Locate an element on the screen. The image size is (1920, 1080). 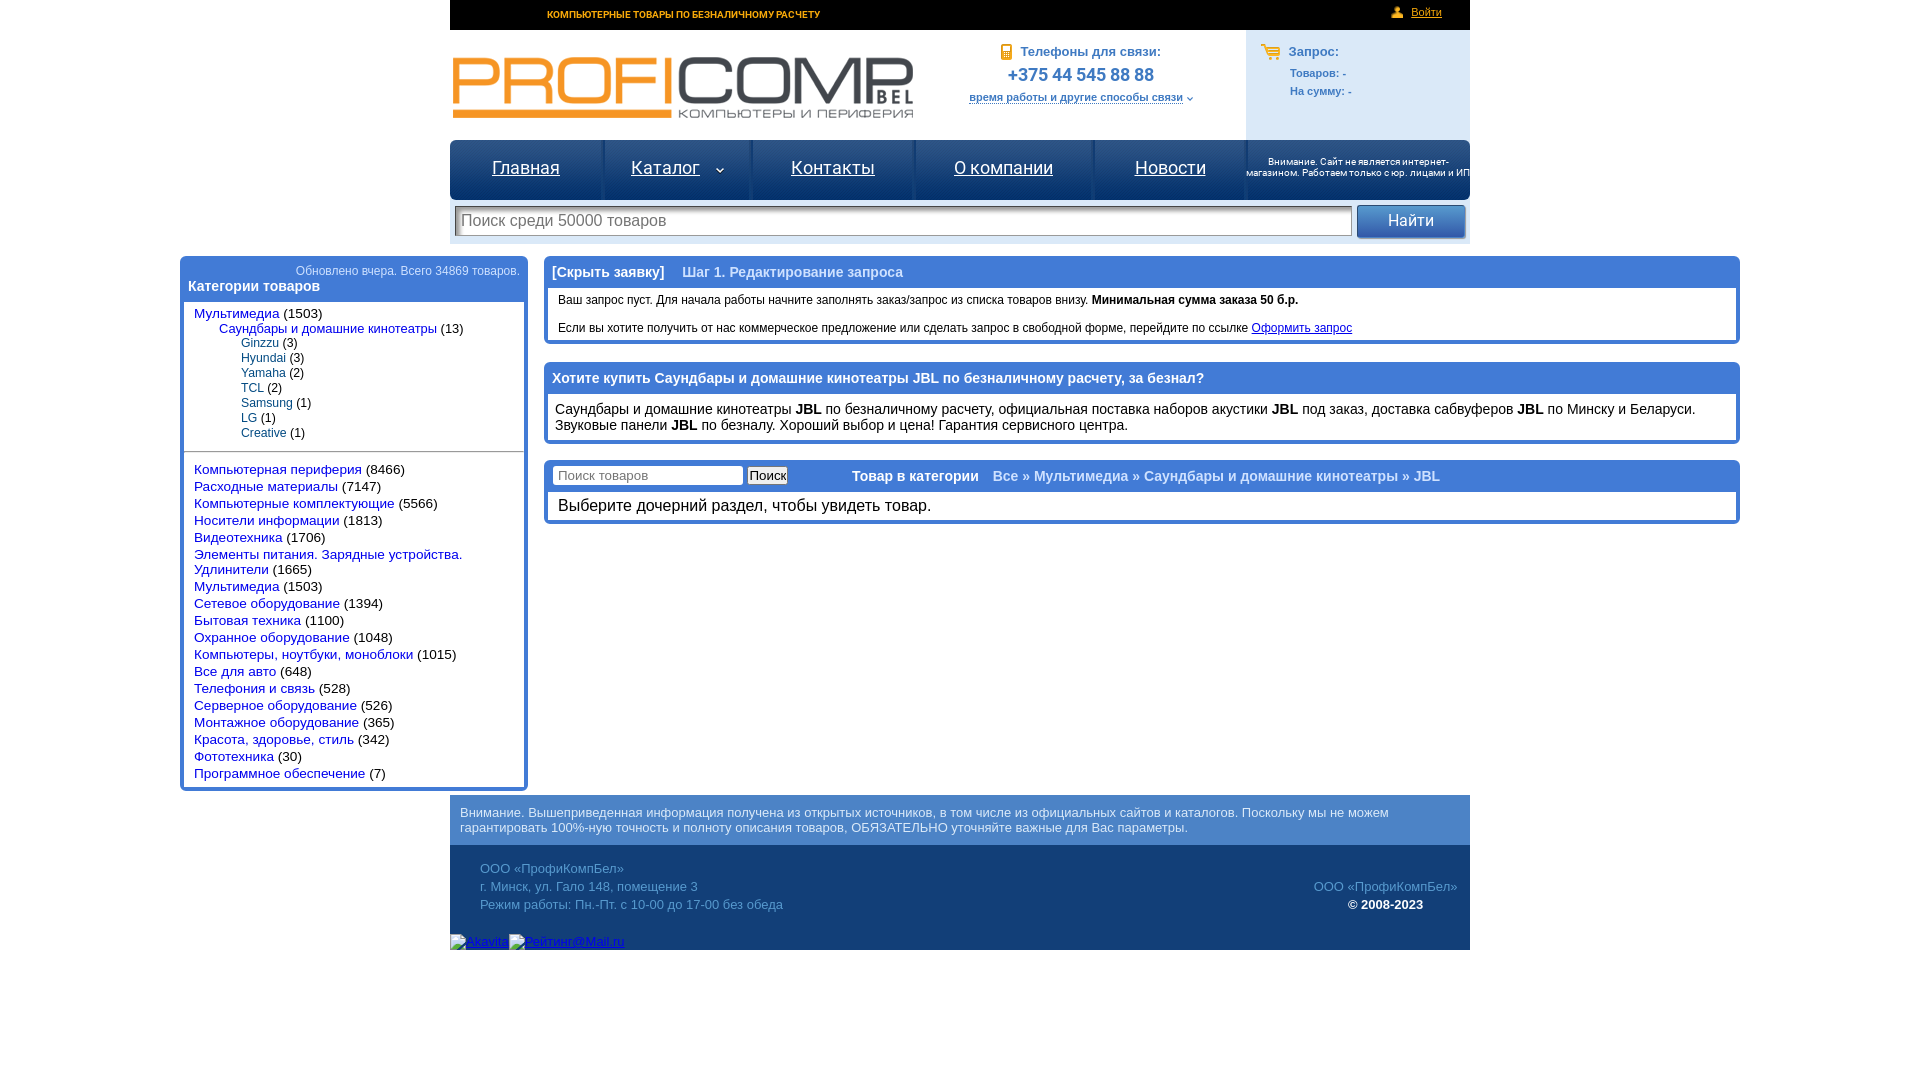
'Yamaha' is located at coordinates (262, 373).